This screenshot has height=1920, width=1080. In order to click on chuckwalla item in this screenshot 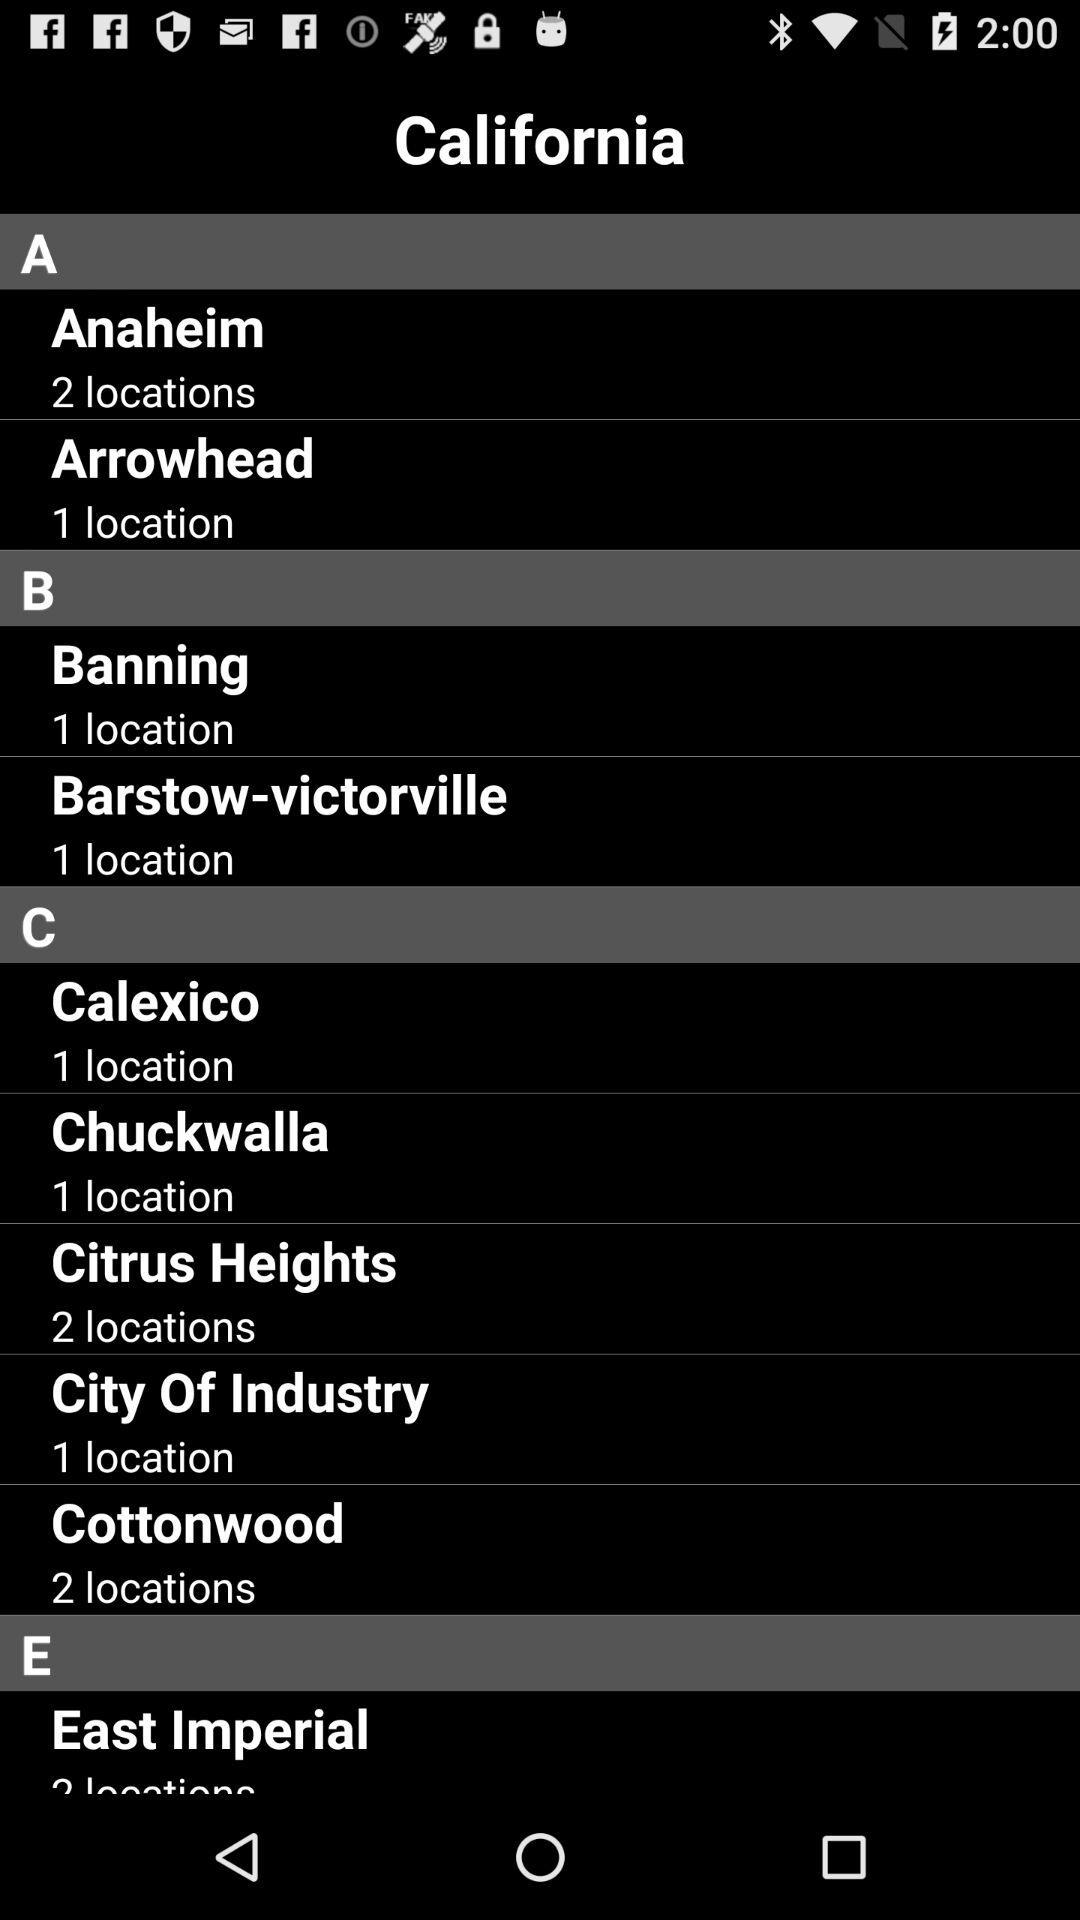, I will do `click(190, 1129)`.